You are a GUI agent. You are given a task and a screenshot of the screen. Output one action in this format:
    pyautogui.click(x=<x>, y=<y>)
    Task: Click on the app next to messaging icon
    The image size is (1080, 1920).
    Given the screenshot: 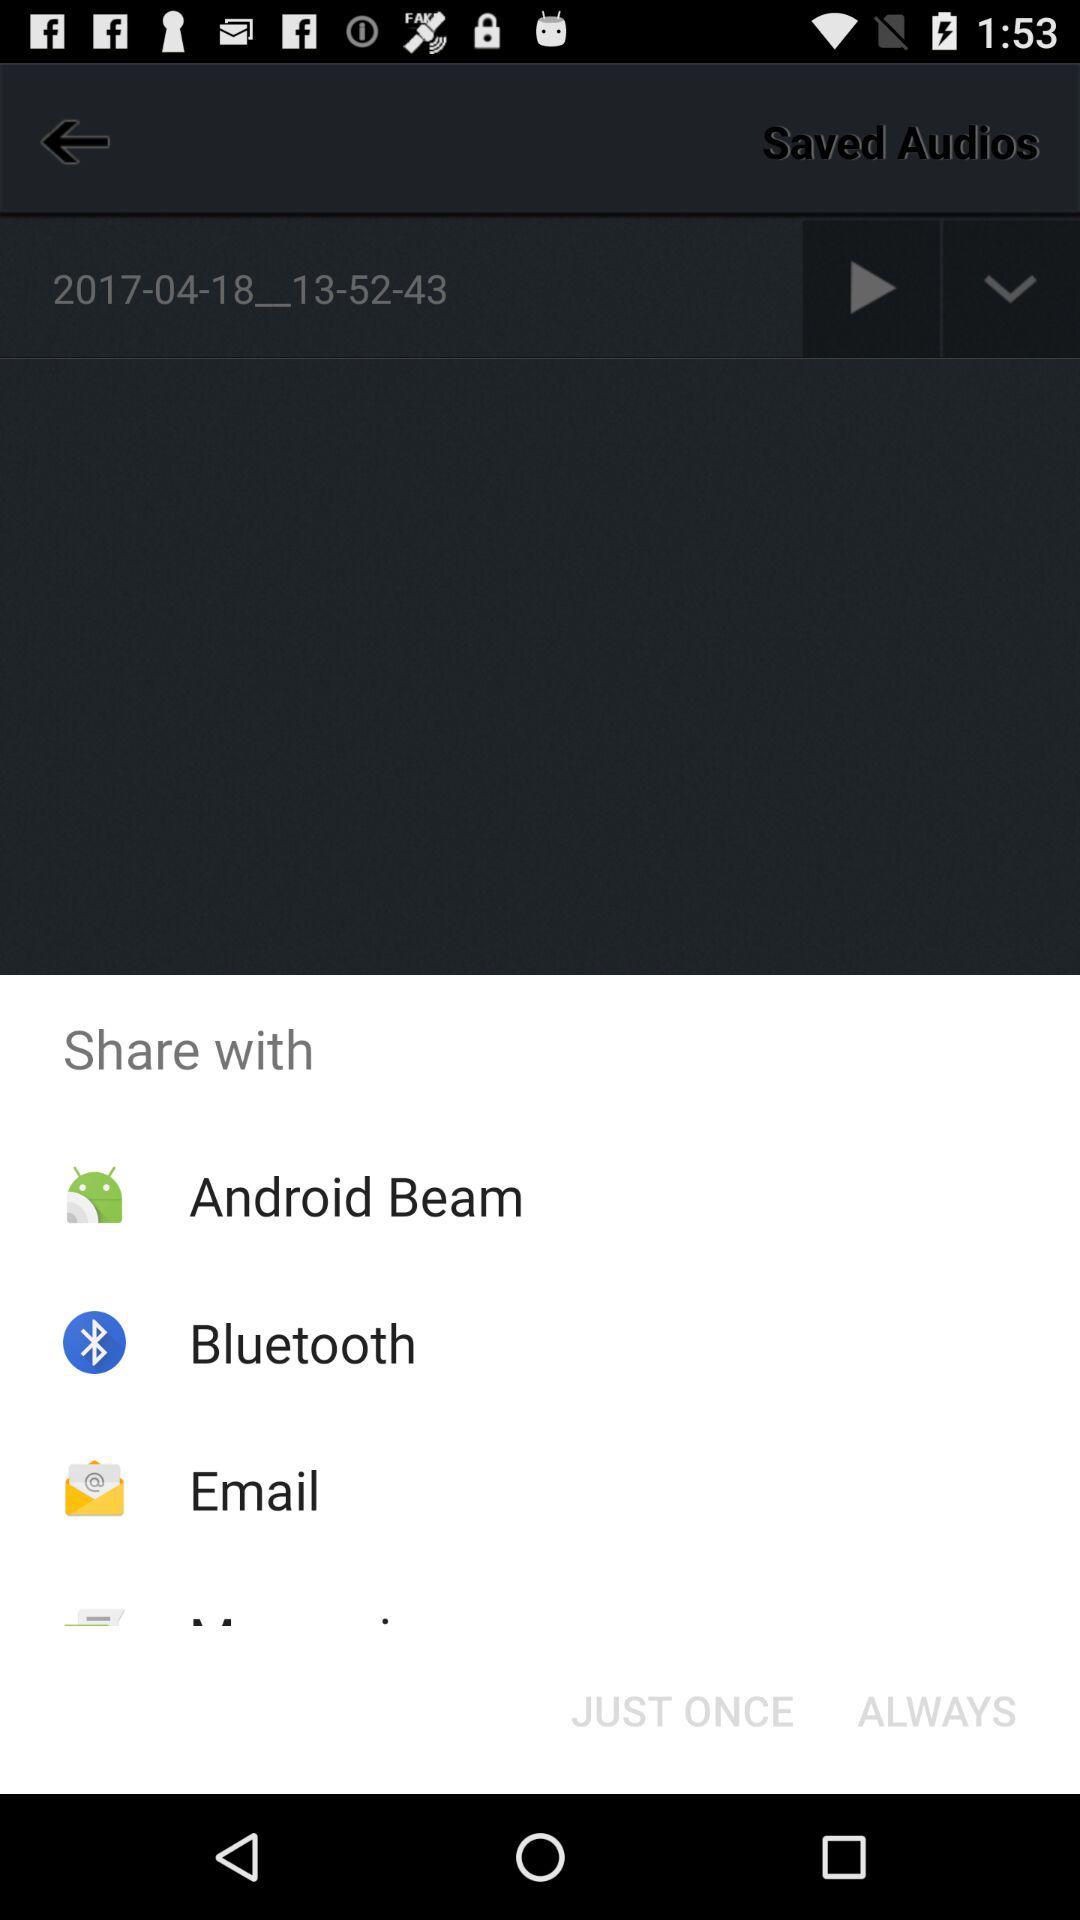 What is the action you would take?
    pyautogui.click(x=681, y=1708)
    